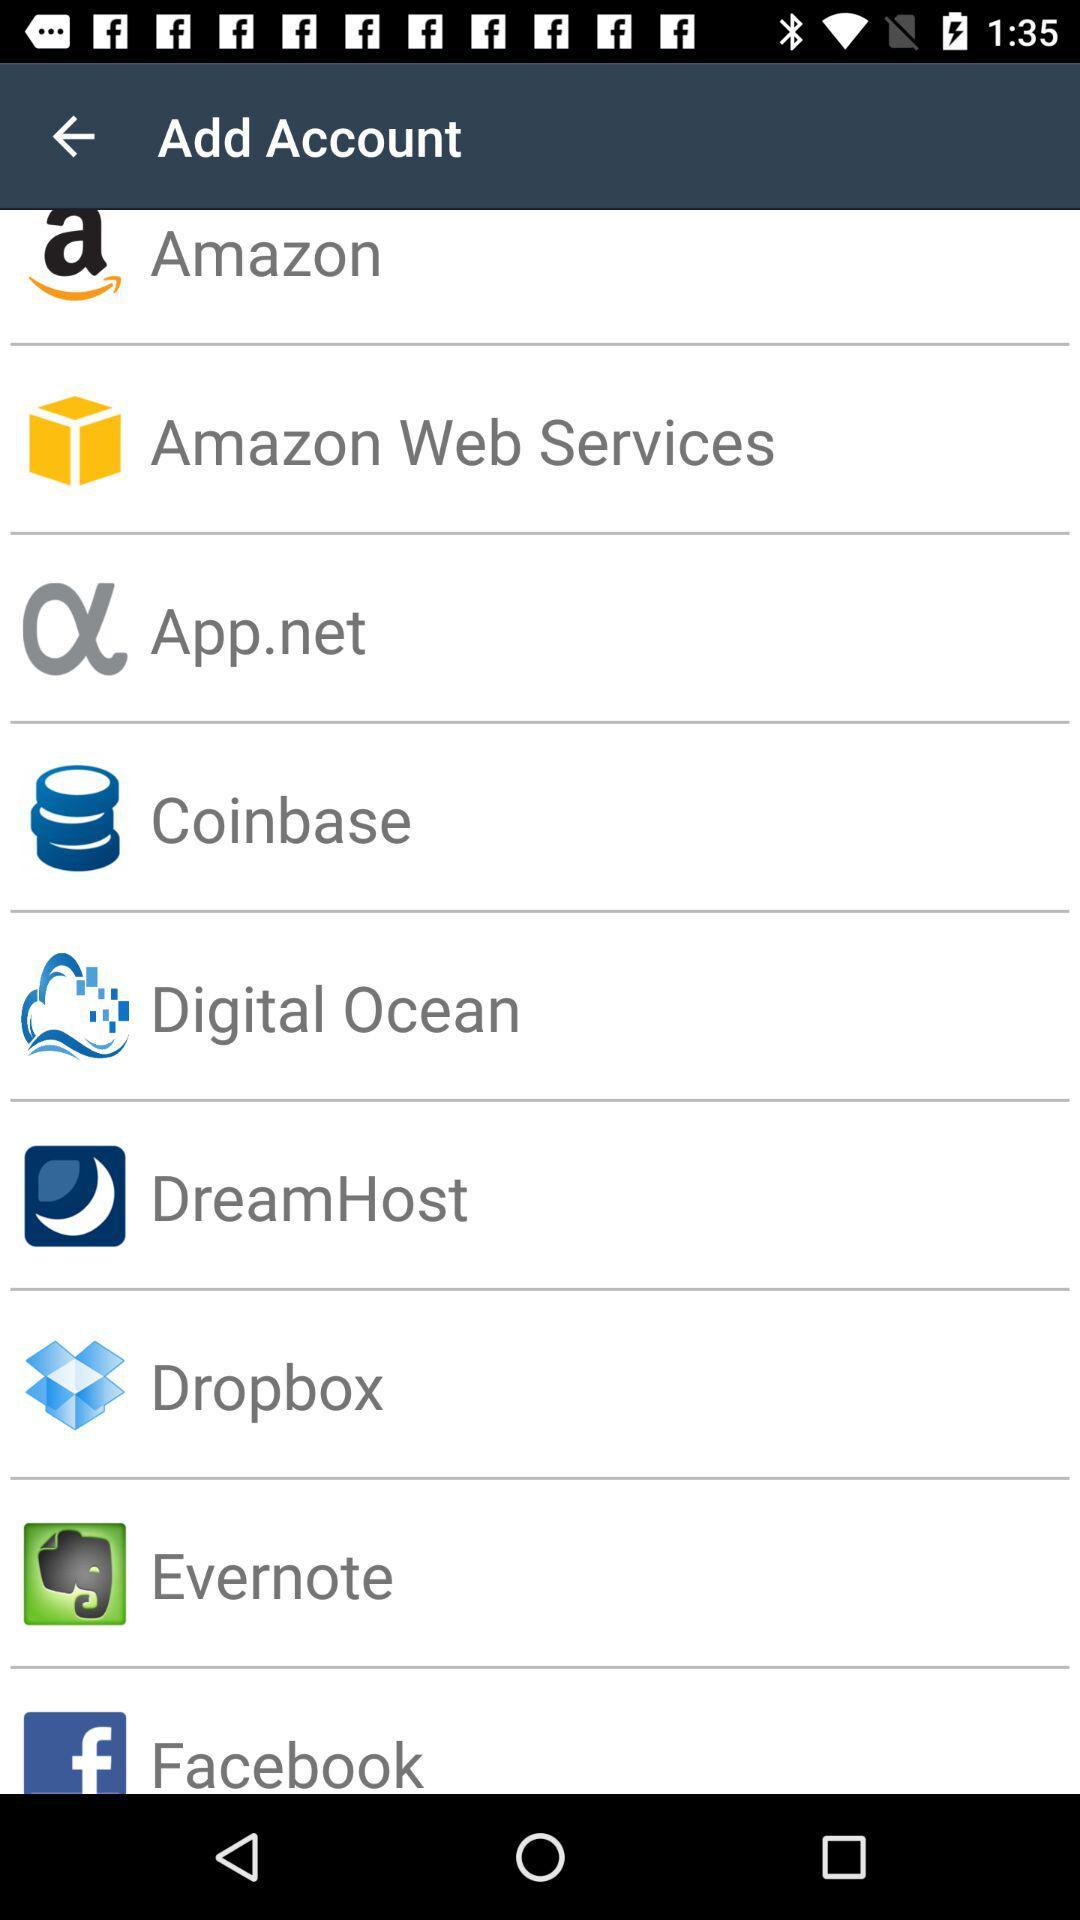 This screenshot has height=1920, width=1080. Describe the element at coordinates (613, 628) in the screenshot. I see `the app.net item` at that location.